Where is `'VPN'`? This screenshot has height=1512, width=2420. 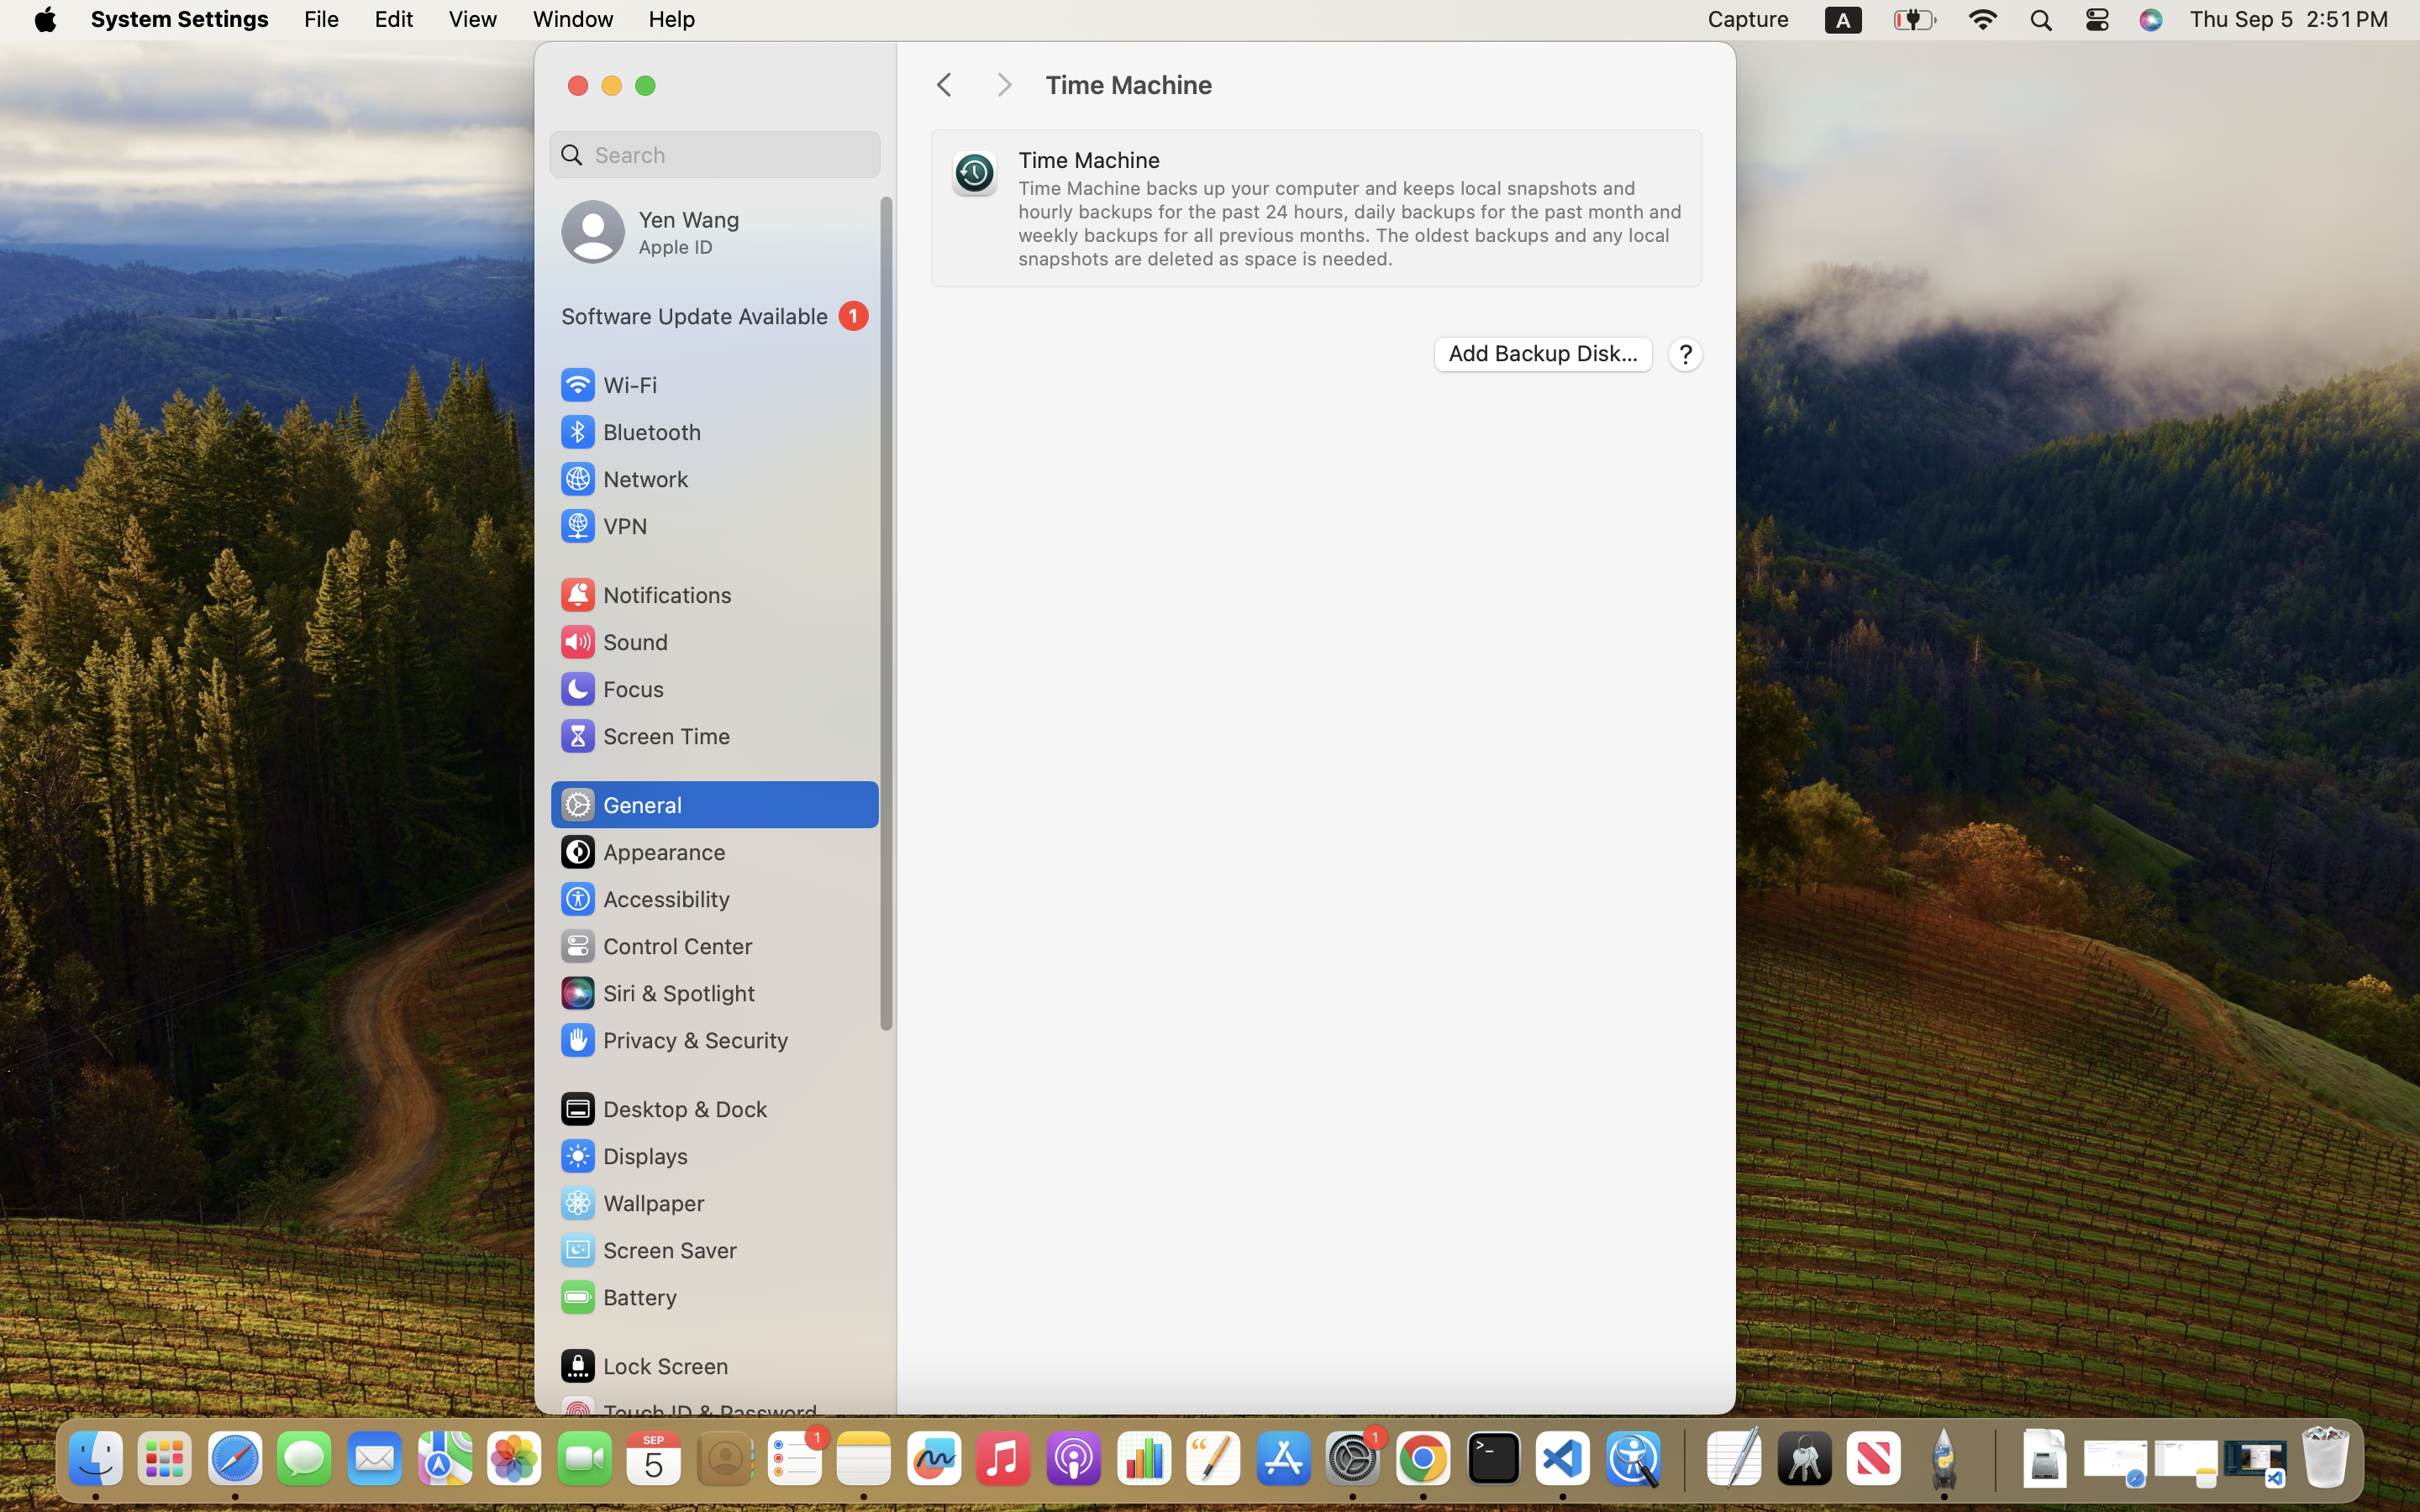 'VPN' is located at coordinates (602, 526).